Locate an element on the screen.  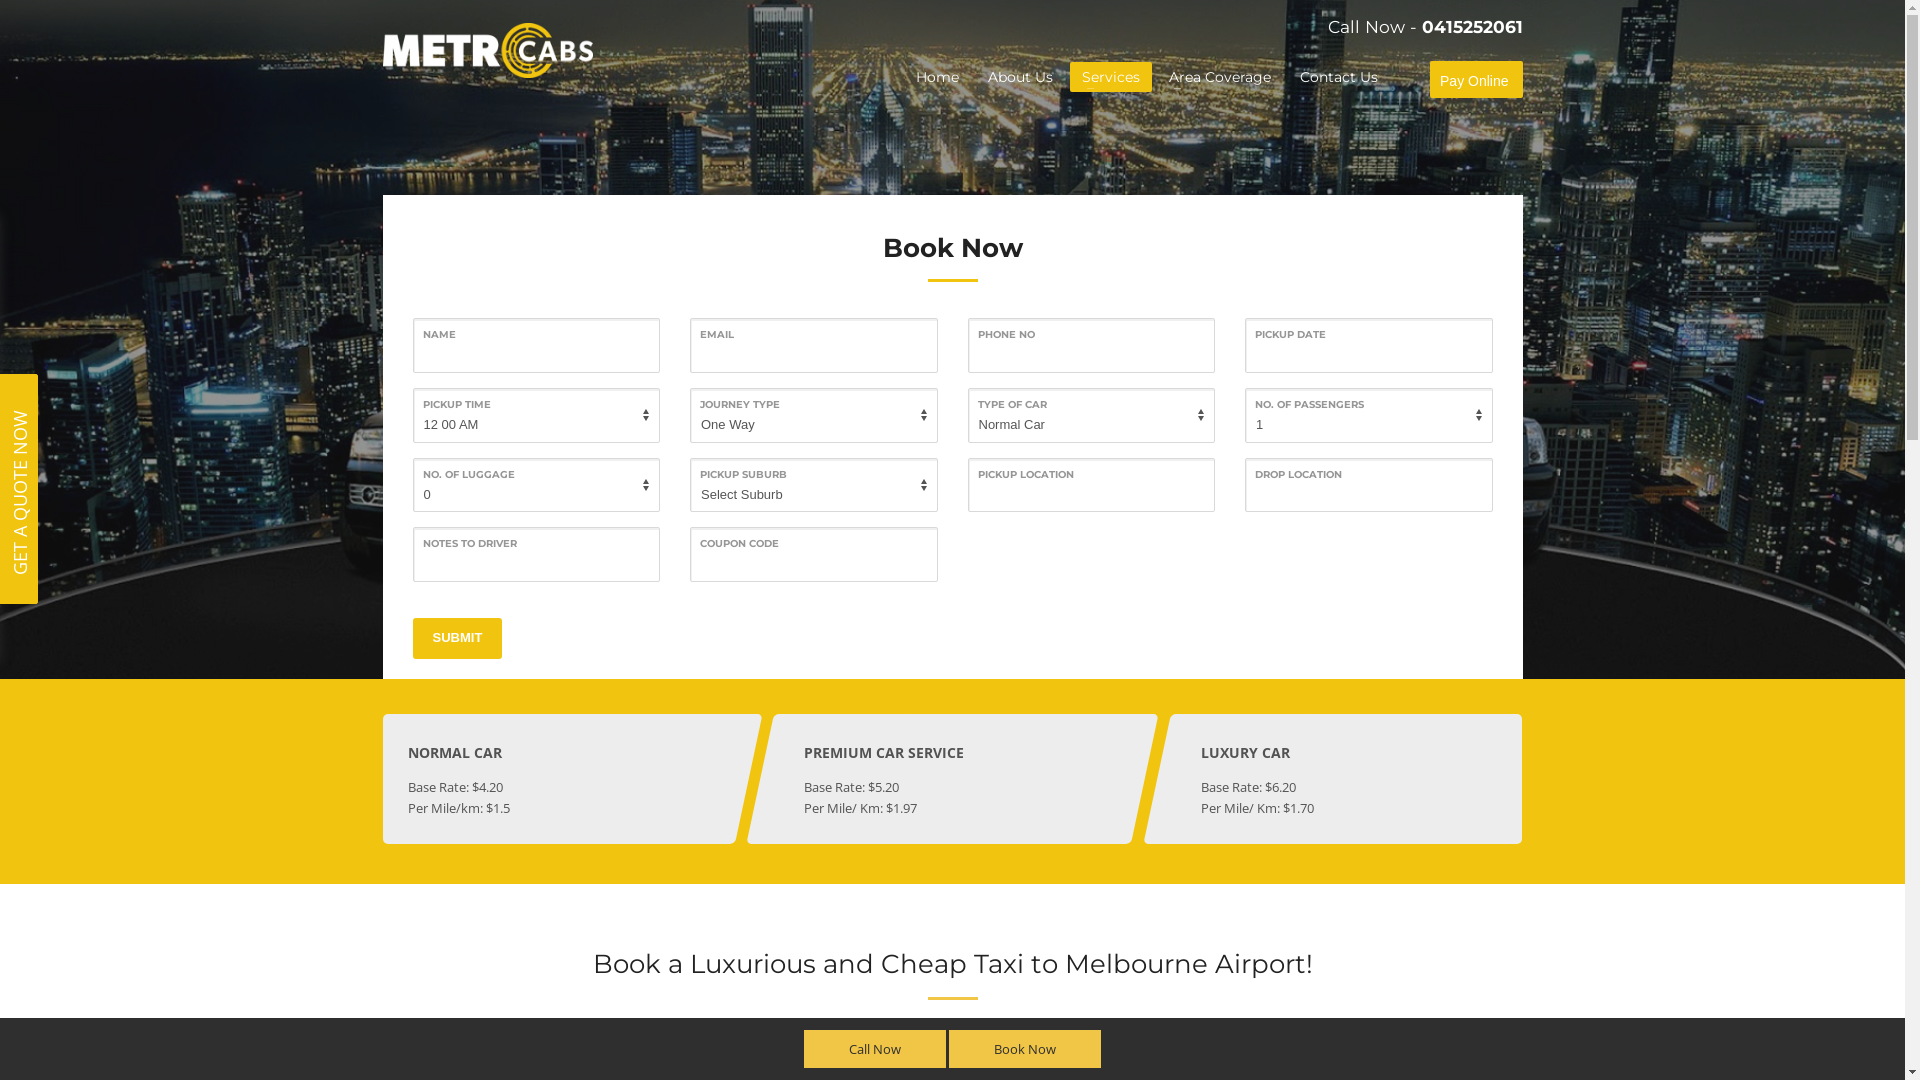
'About Us' is located at coordinates (1020, 76).